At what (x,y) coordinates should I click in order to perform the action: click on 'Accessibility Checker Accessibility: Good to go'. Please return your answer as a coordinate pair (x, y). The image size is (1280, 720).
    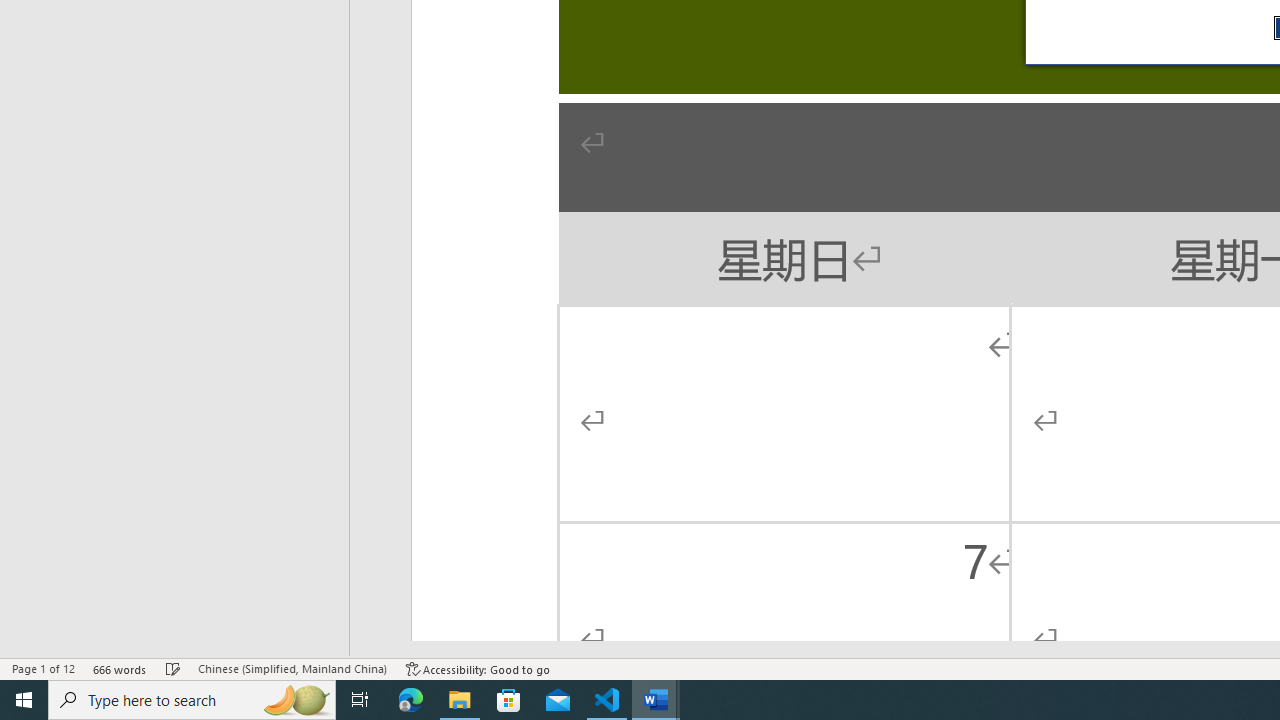
    Looking at the image, I should click on (477, 669).